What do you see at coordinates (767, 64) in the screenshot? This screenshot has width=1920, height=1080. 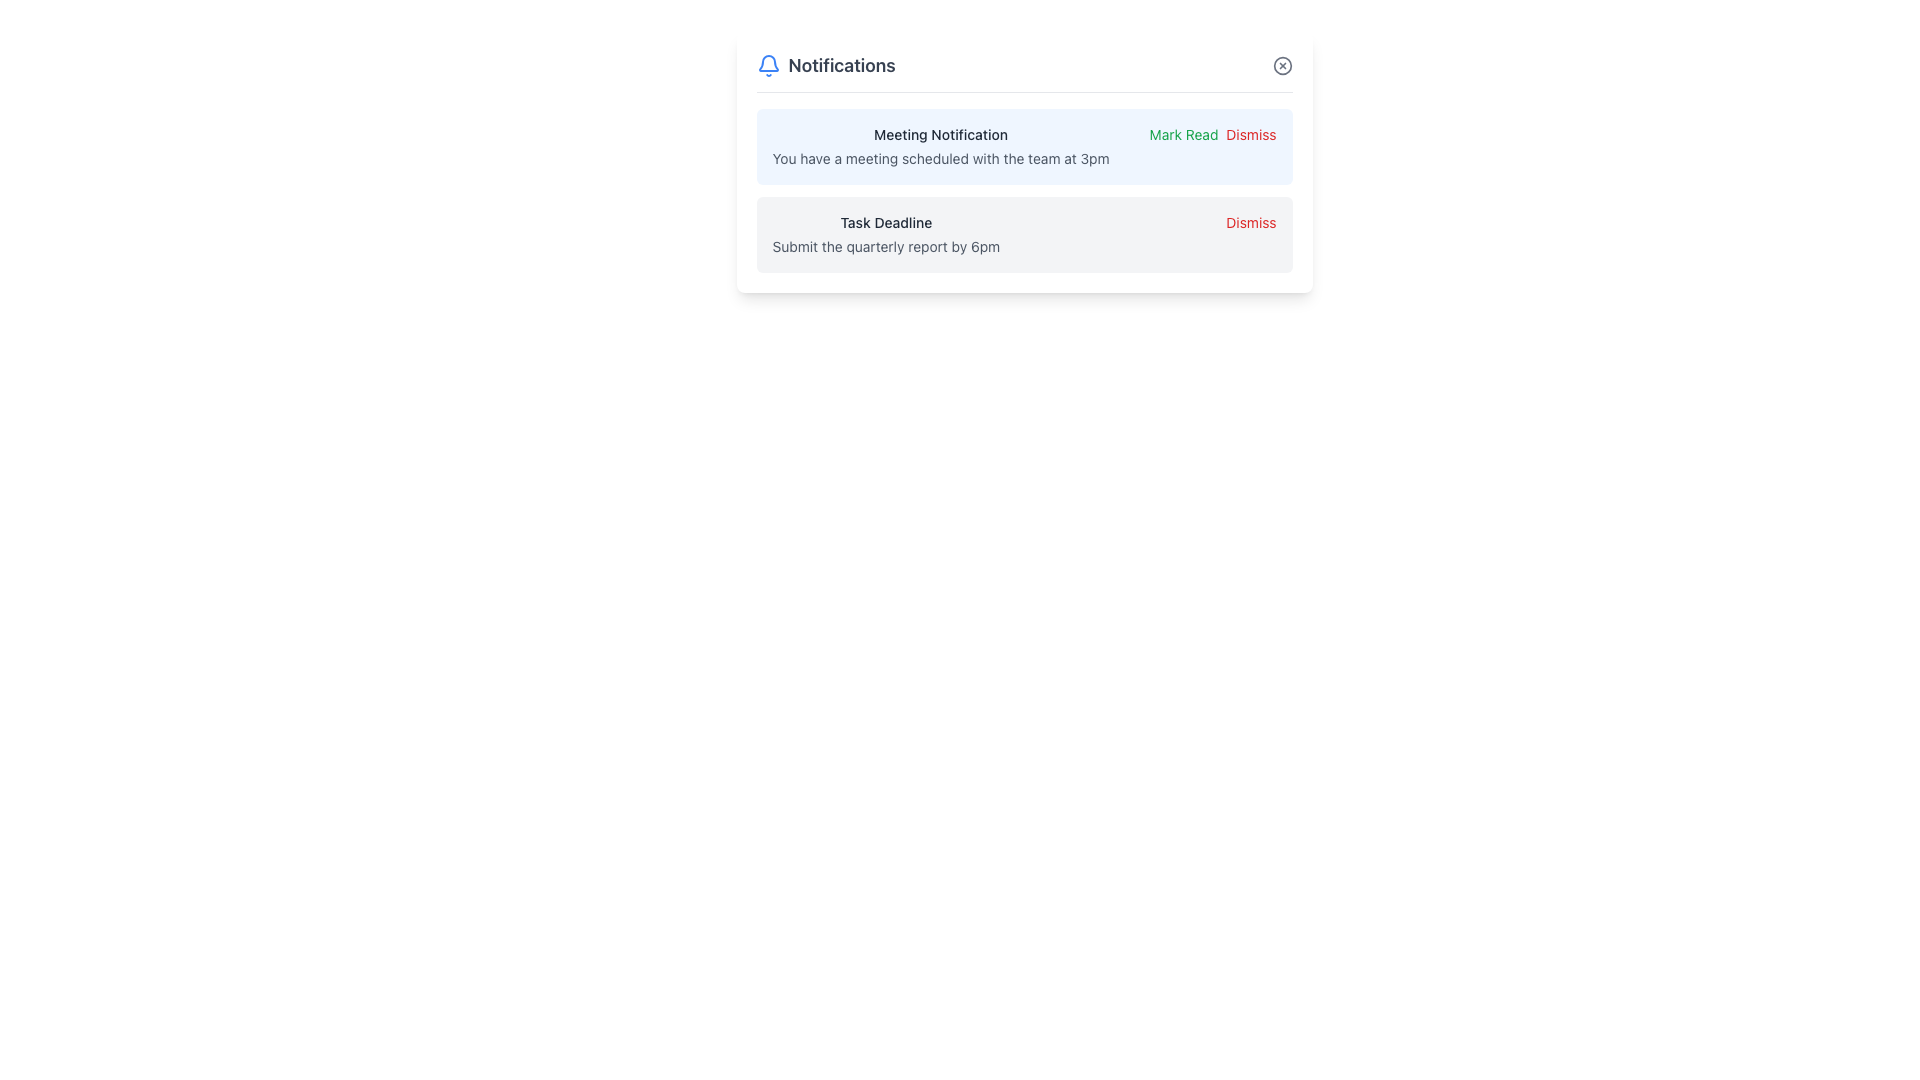 I see `the notification icon located at the top-left corner of the notification card, positioned to the immediate left of the text labeled 'Notifications'` at bounding box center [767, 64].